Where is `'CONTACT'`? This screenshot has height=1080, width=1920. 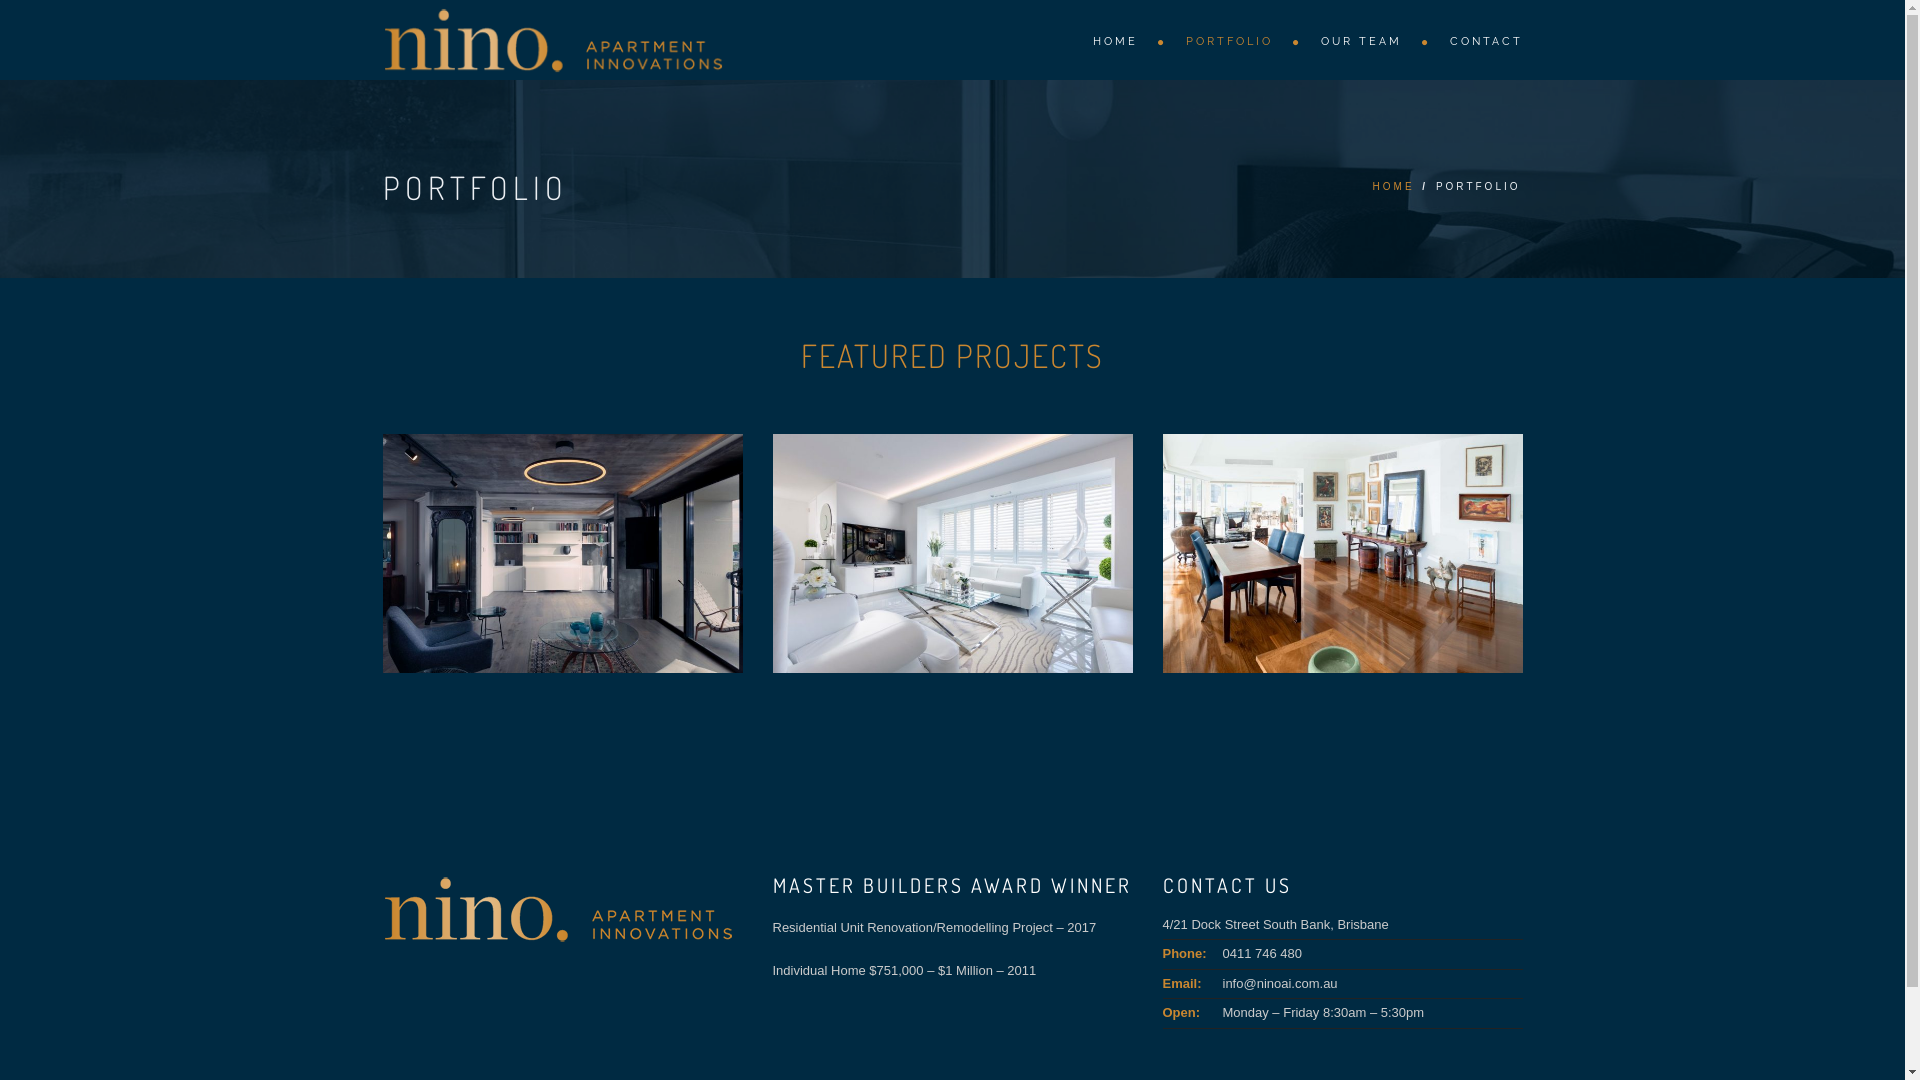 'CONTACT' is located at coordinates (1476, 39).